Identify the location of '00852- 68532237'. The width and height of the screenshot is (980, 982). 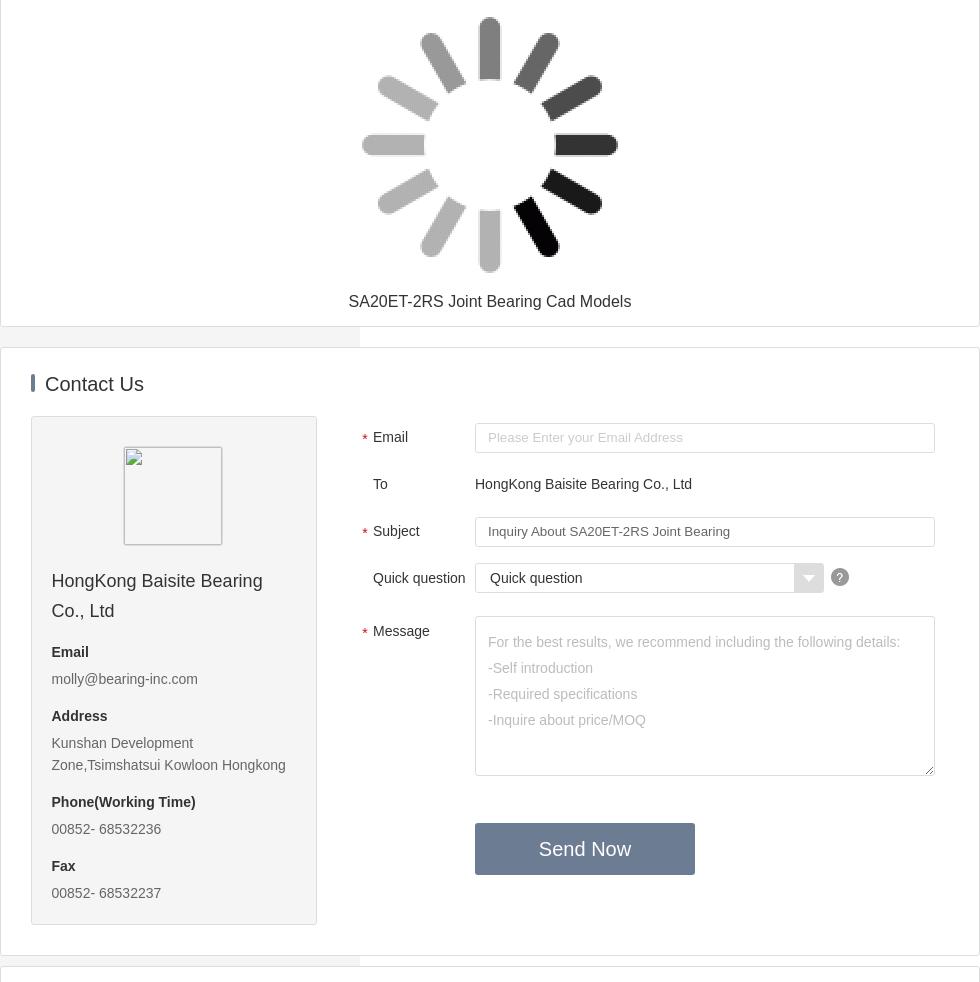
(50, 893).